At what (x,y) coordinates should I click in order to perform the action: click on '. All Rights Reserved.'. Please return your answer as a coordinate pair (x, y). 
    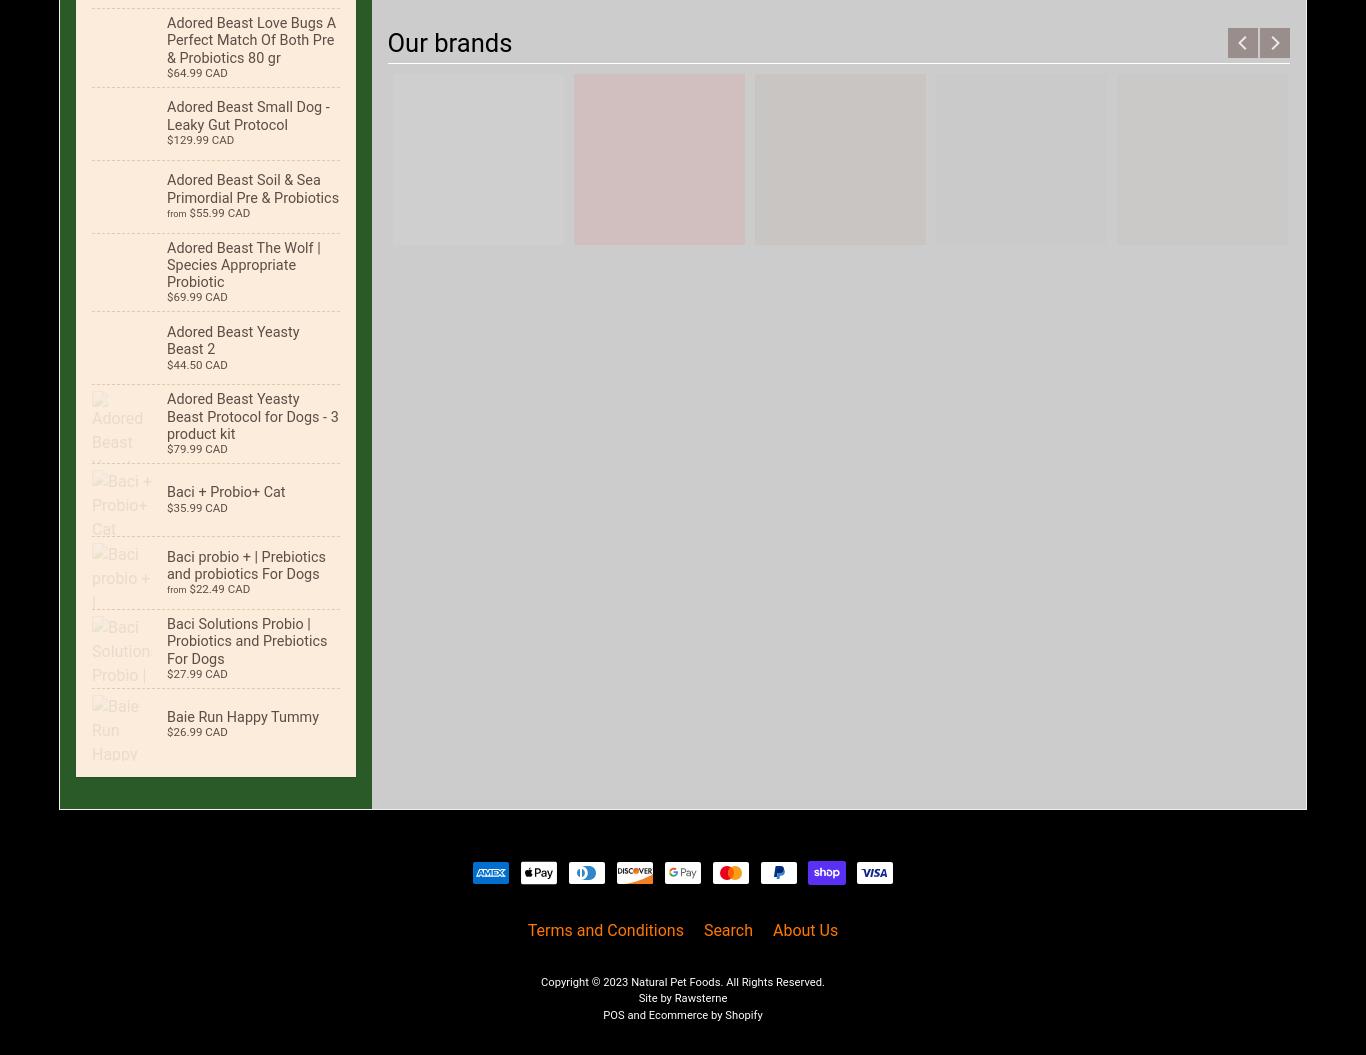
    Looking at the image, I should click on (720, 981).